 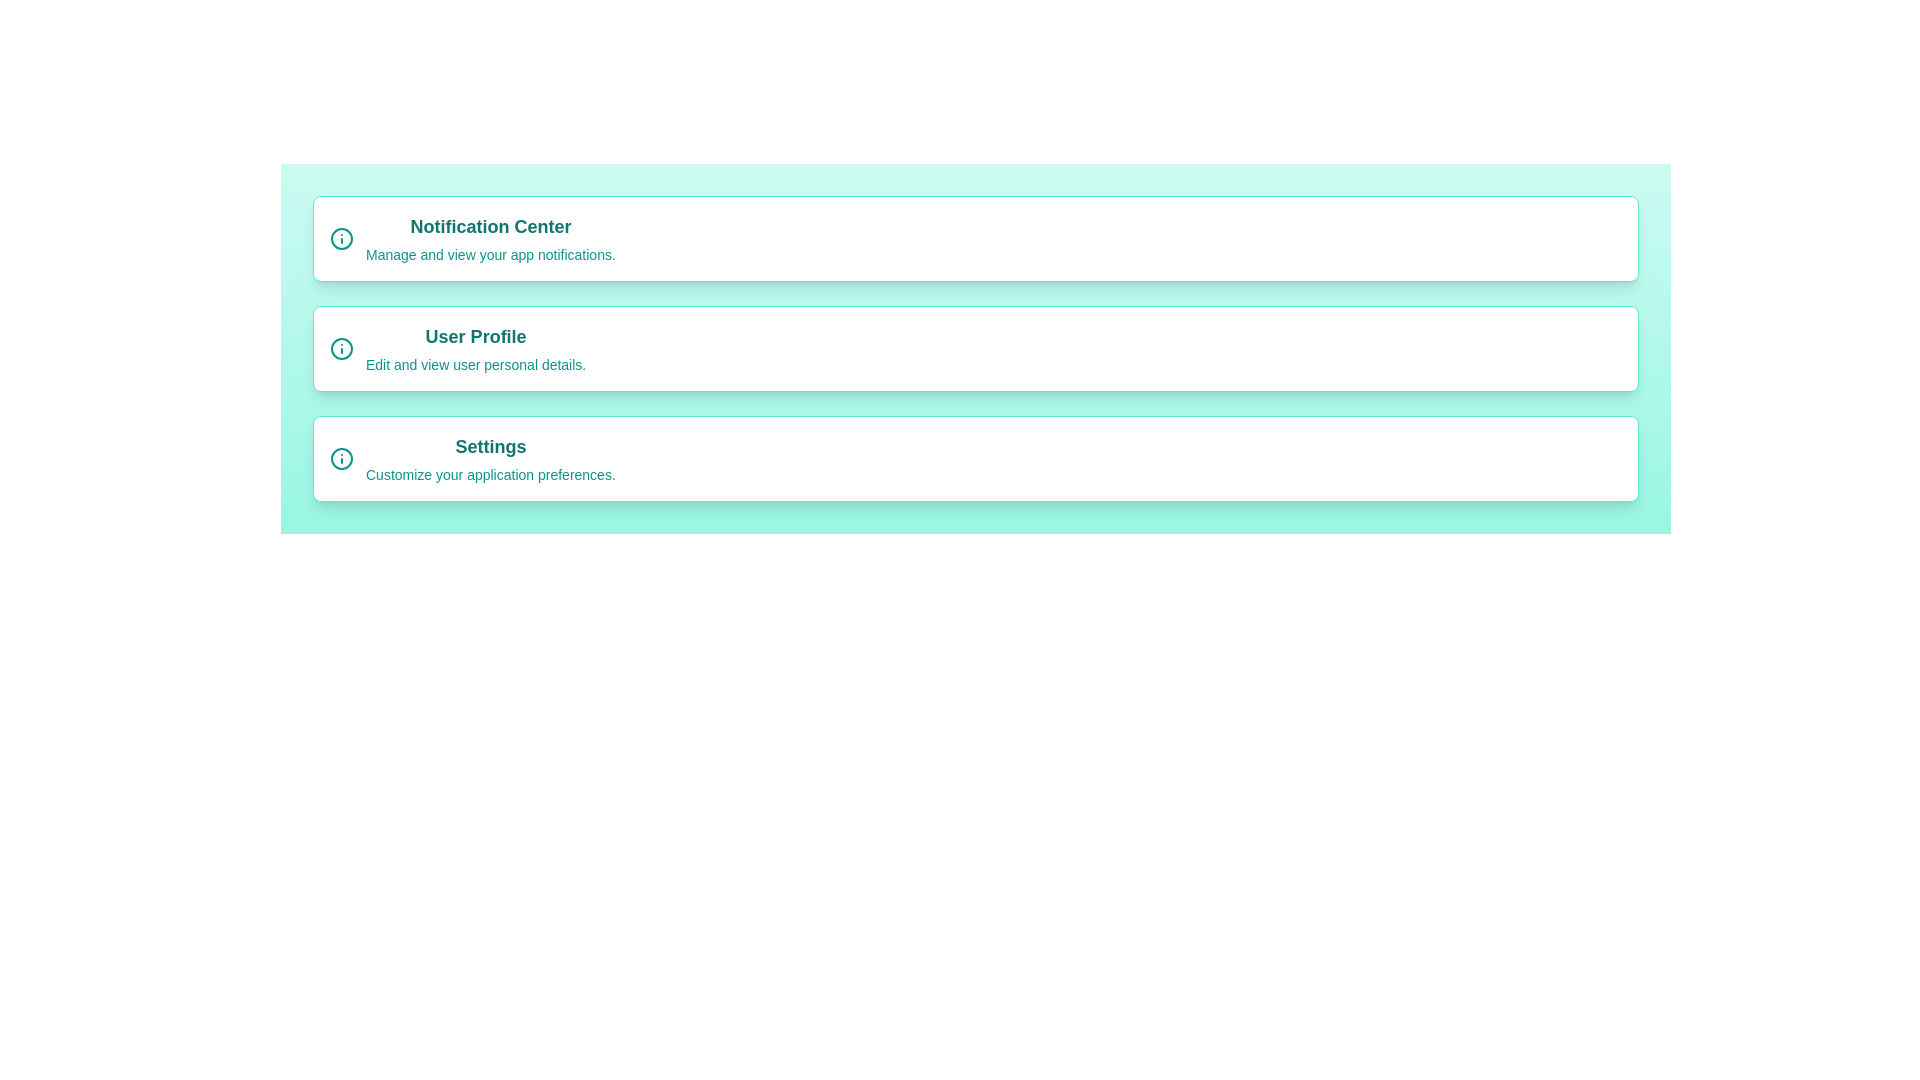 I want to click on the primary title or header text element located in the second section of the vertically aligned list of card-like components to focus on the section, so click(x=475, y=335).